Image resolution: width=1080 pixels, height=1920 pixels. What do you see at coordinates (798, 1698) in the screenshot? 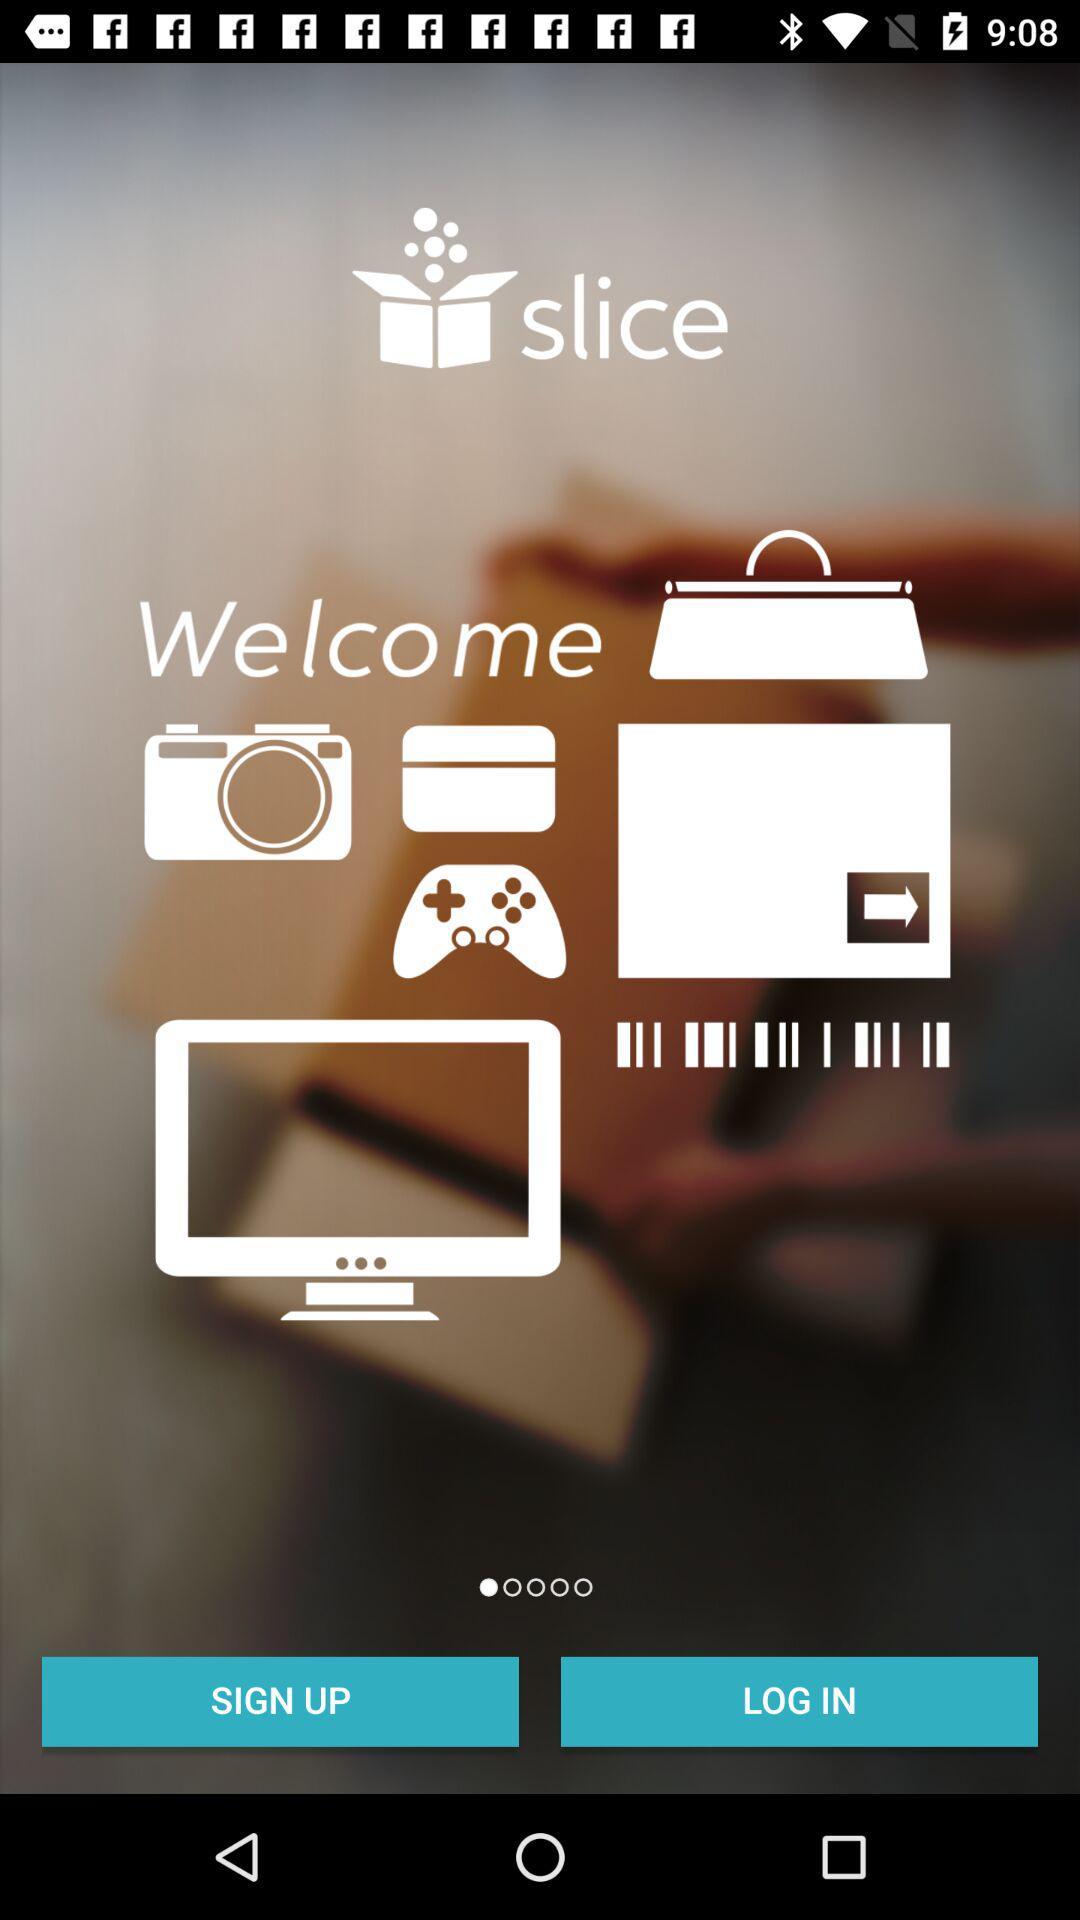
I see `the item next to sign up` at bounding box center [798, 1698].